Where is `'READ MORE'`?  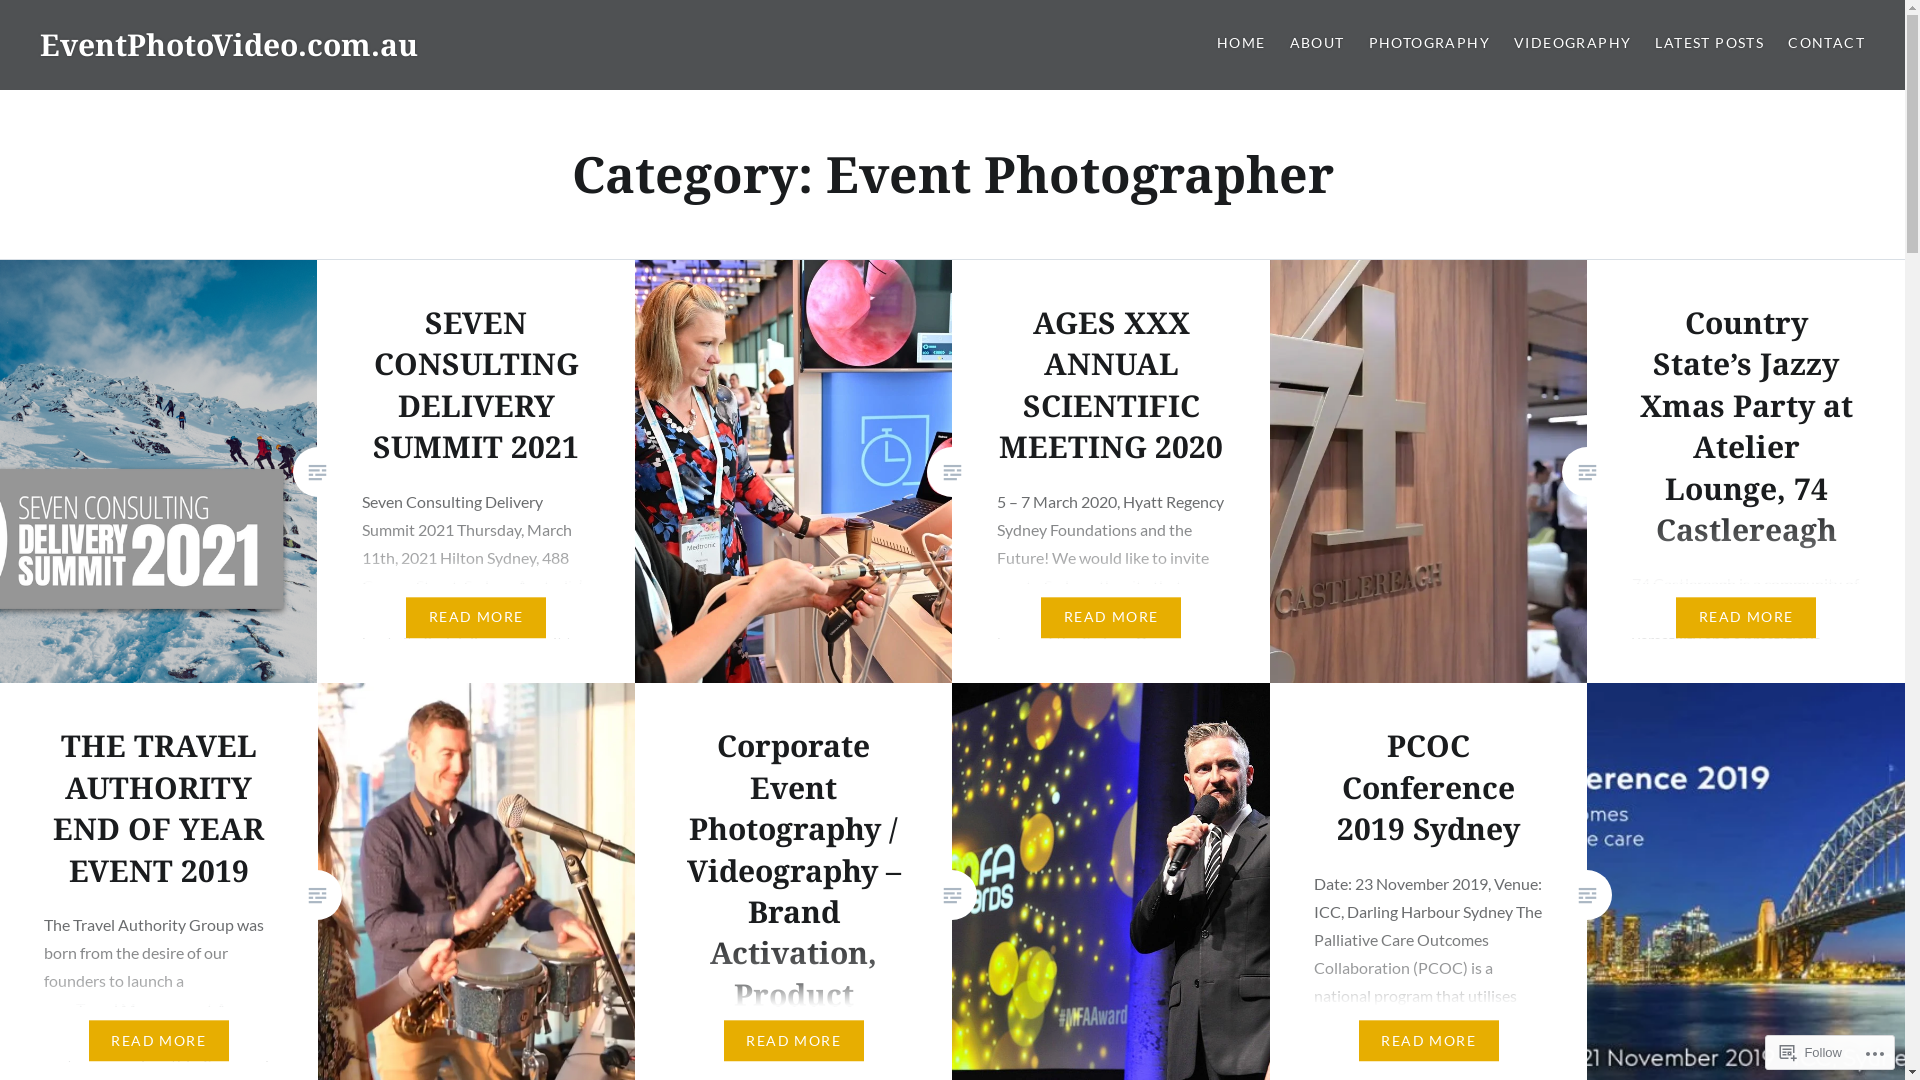
'READ MORE' is located at coordinates (1745, 616).